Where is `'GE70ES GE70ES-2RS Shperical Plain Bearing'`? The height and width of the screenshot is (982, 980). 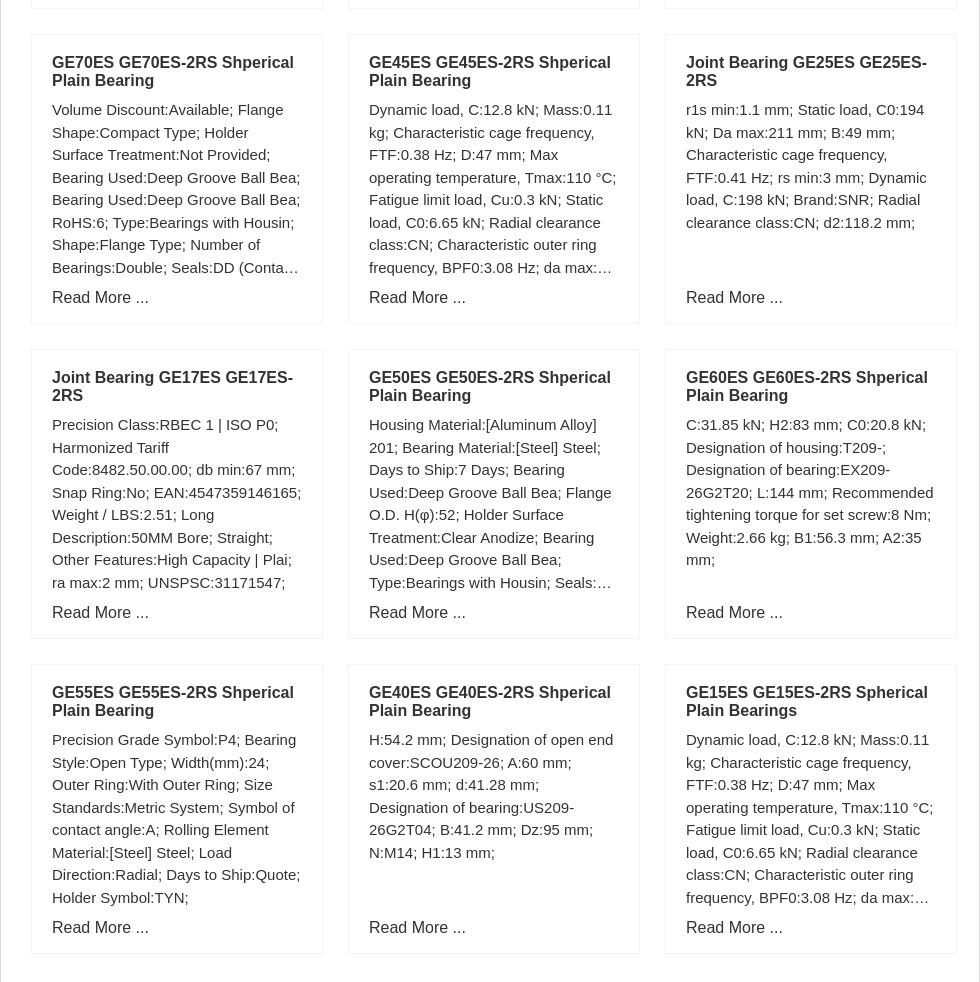
'GE70ES GE70ES-2RS Shperical Plain Bearing' is located at coordinates (172, 70).